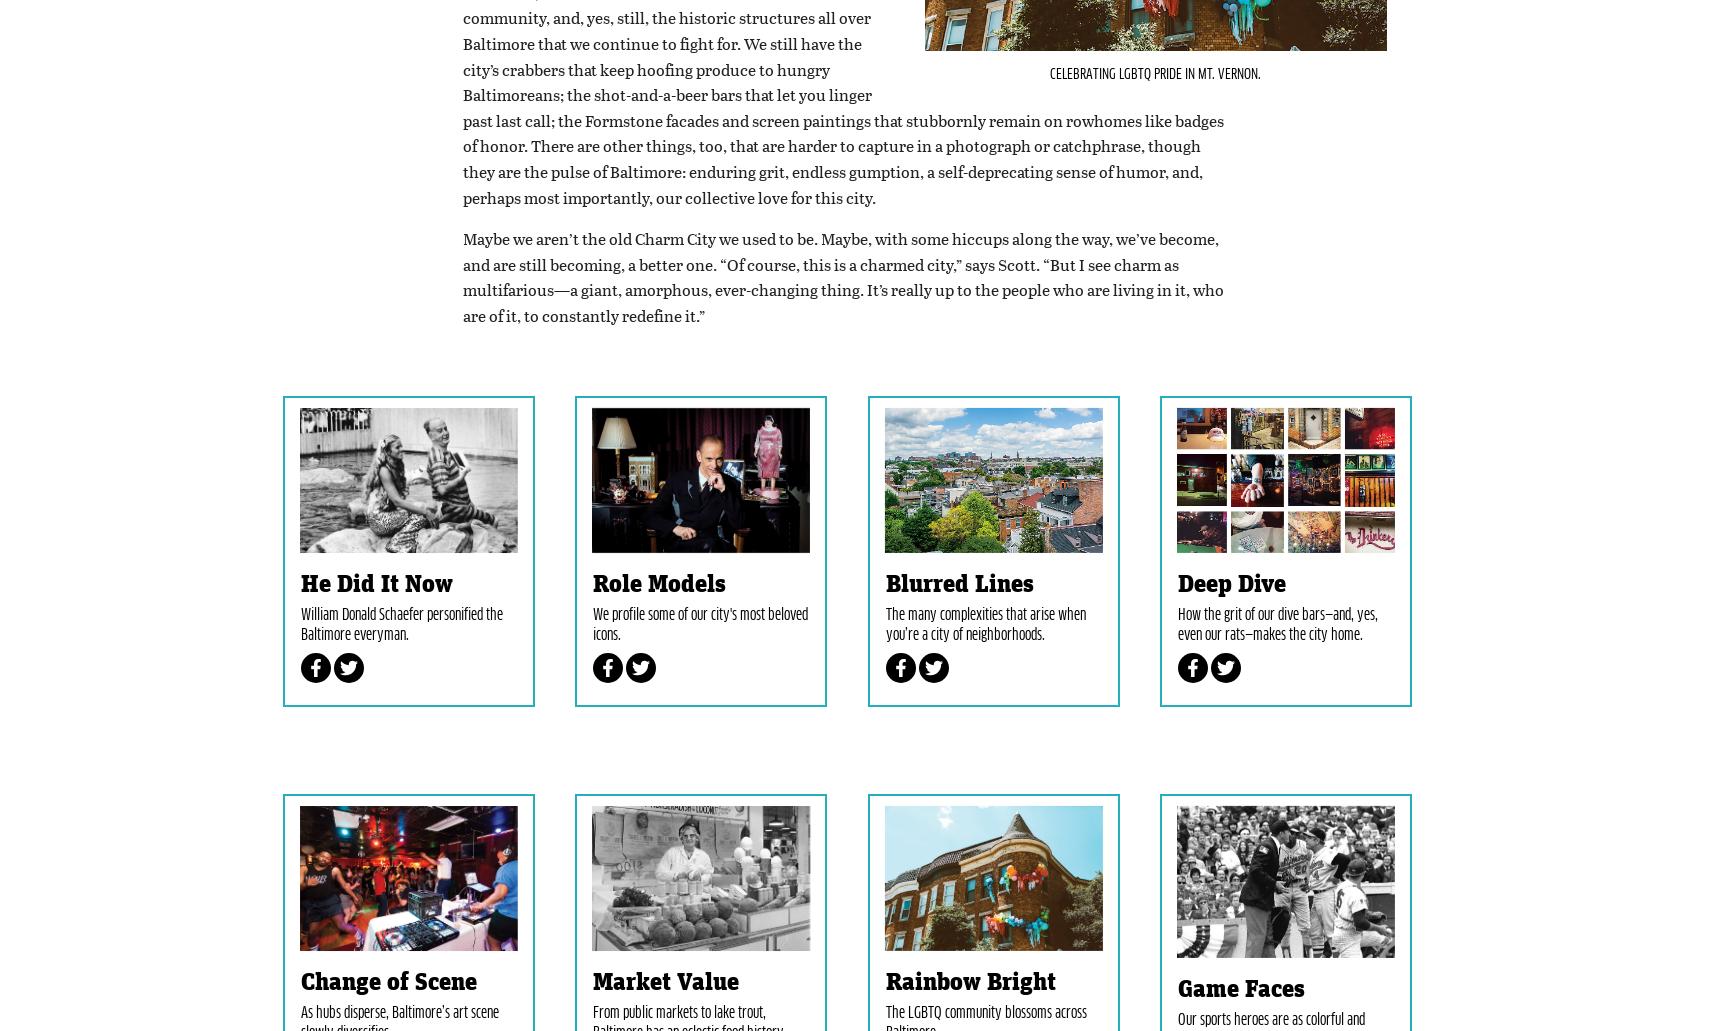 This screenshot has height=1031, width=1710. I want to click on 'Deep Dive', so click(1231, 679).